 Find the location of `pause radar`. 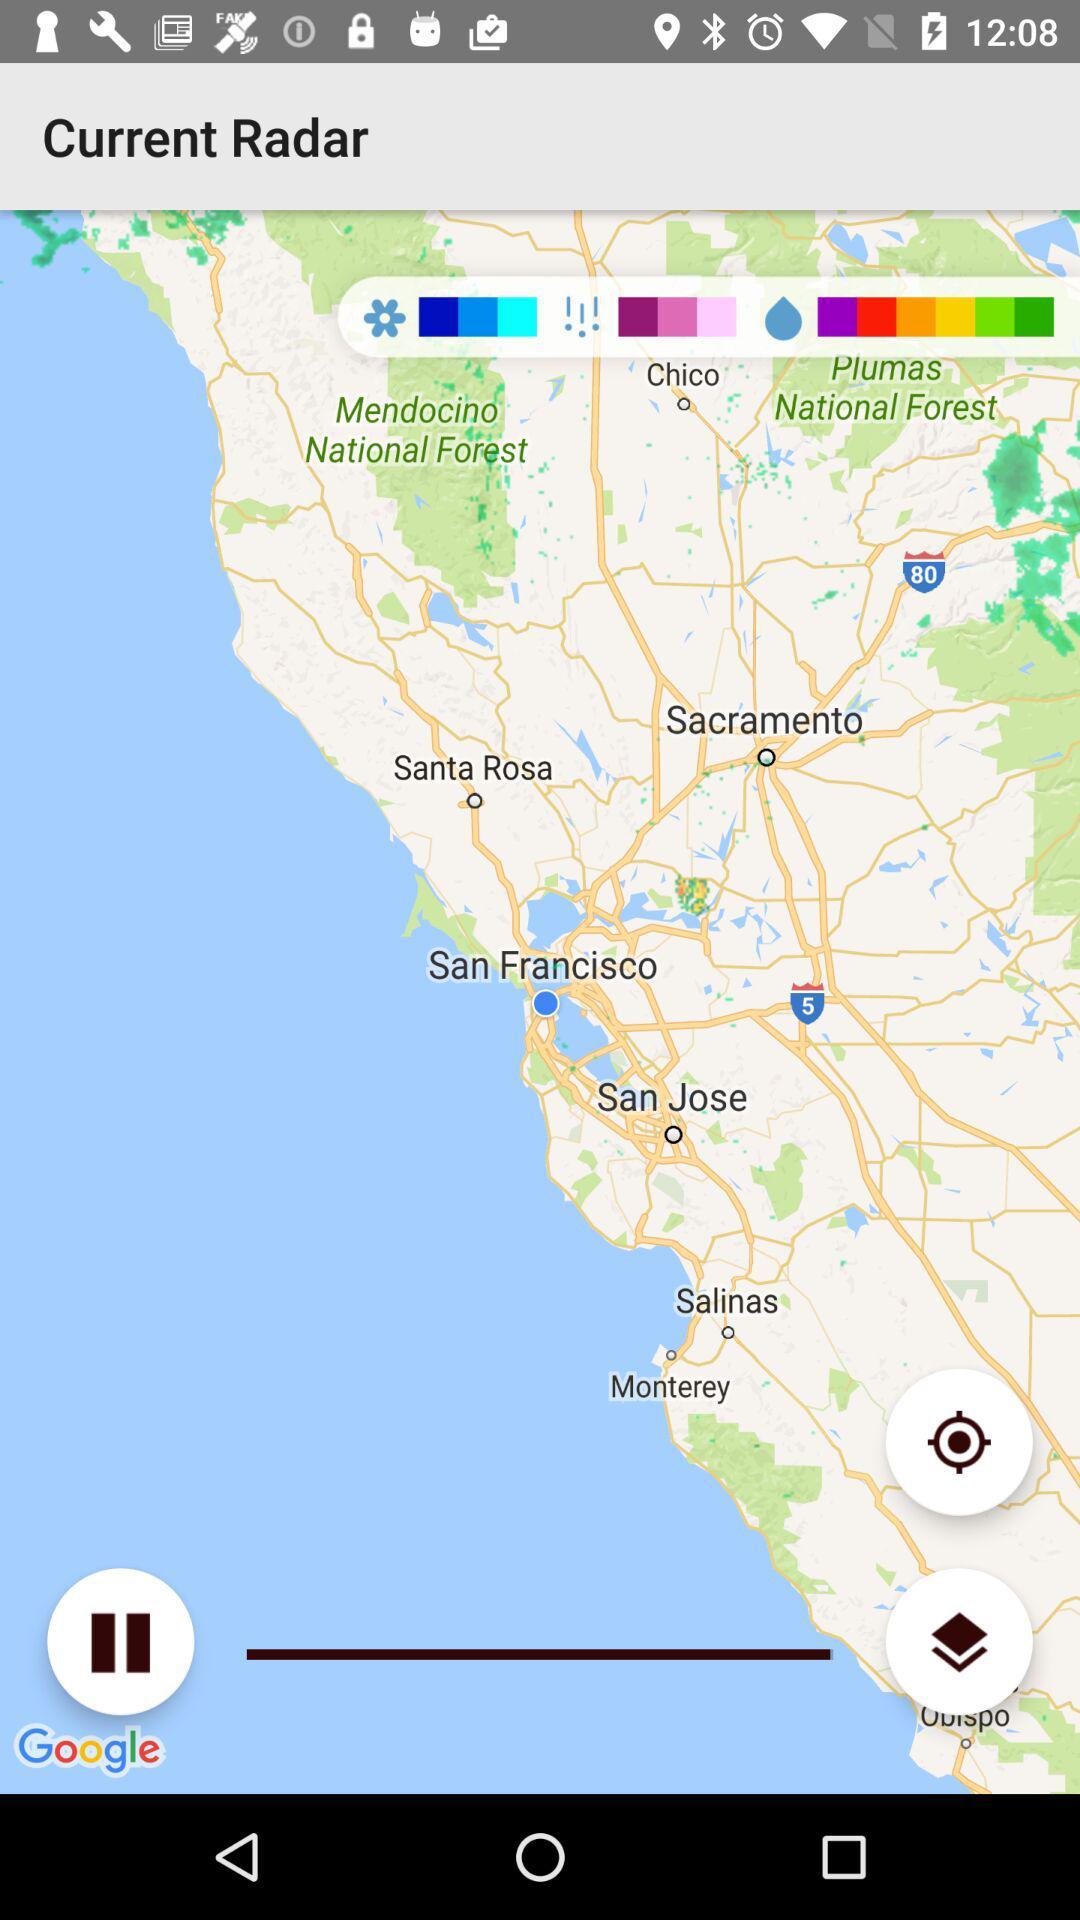

pause radar is located at coordinates (120, 1641).